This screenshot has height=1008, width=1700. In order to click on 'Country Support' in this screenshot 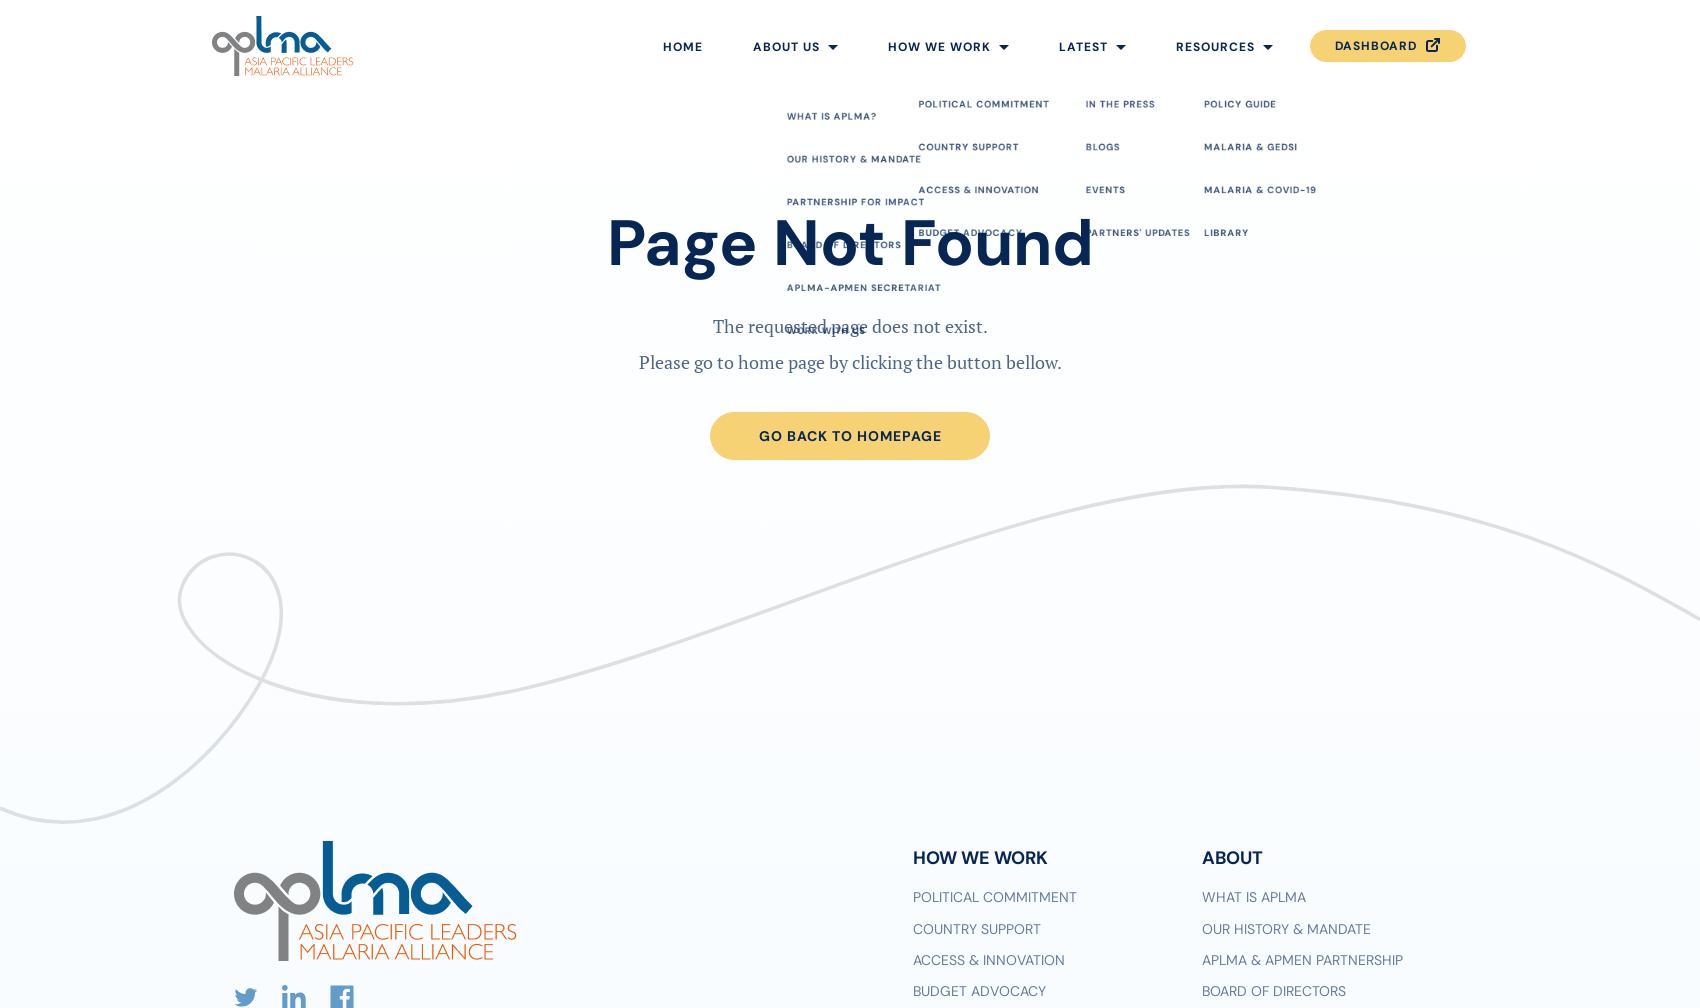, I will do `click(974, 927)`.